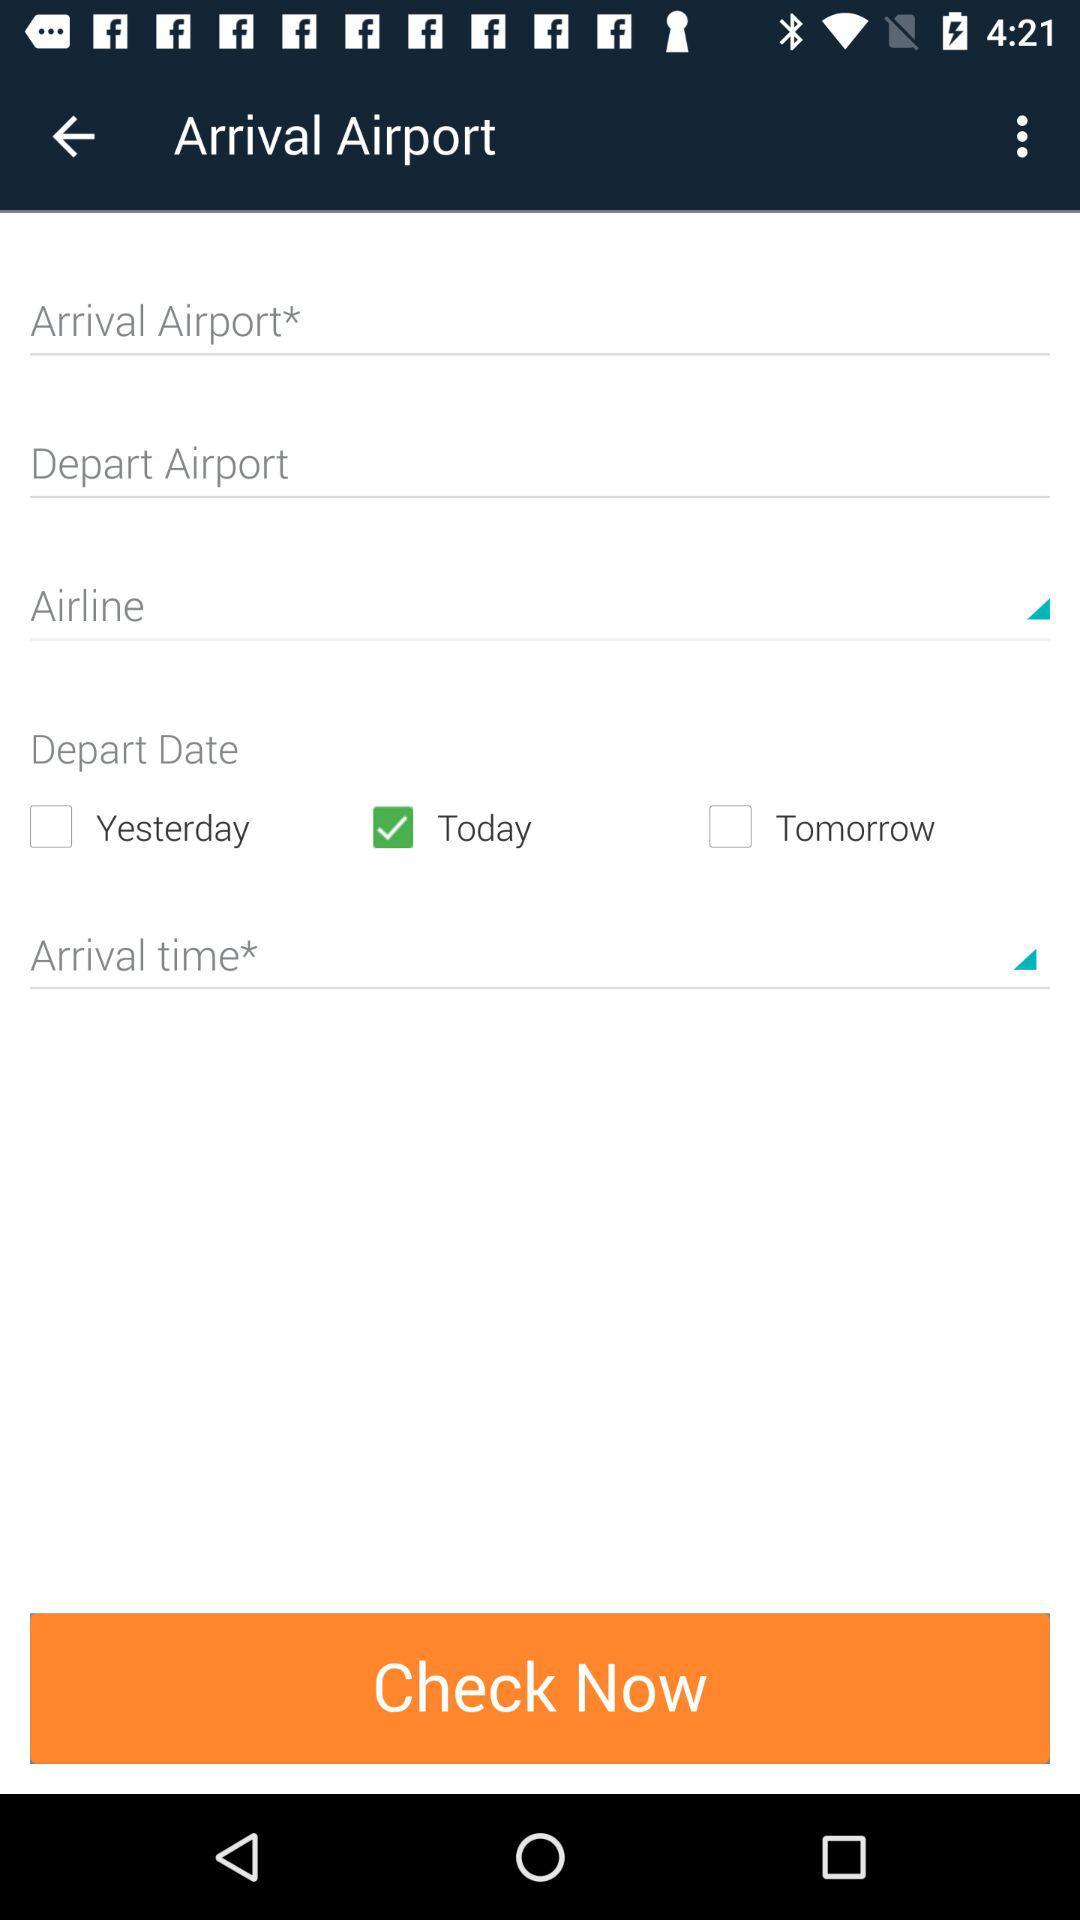 The width and height of the screenshot is (1080, 1920). I want to click on airline, so click(540, 613).